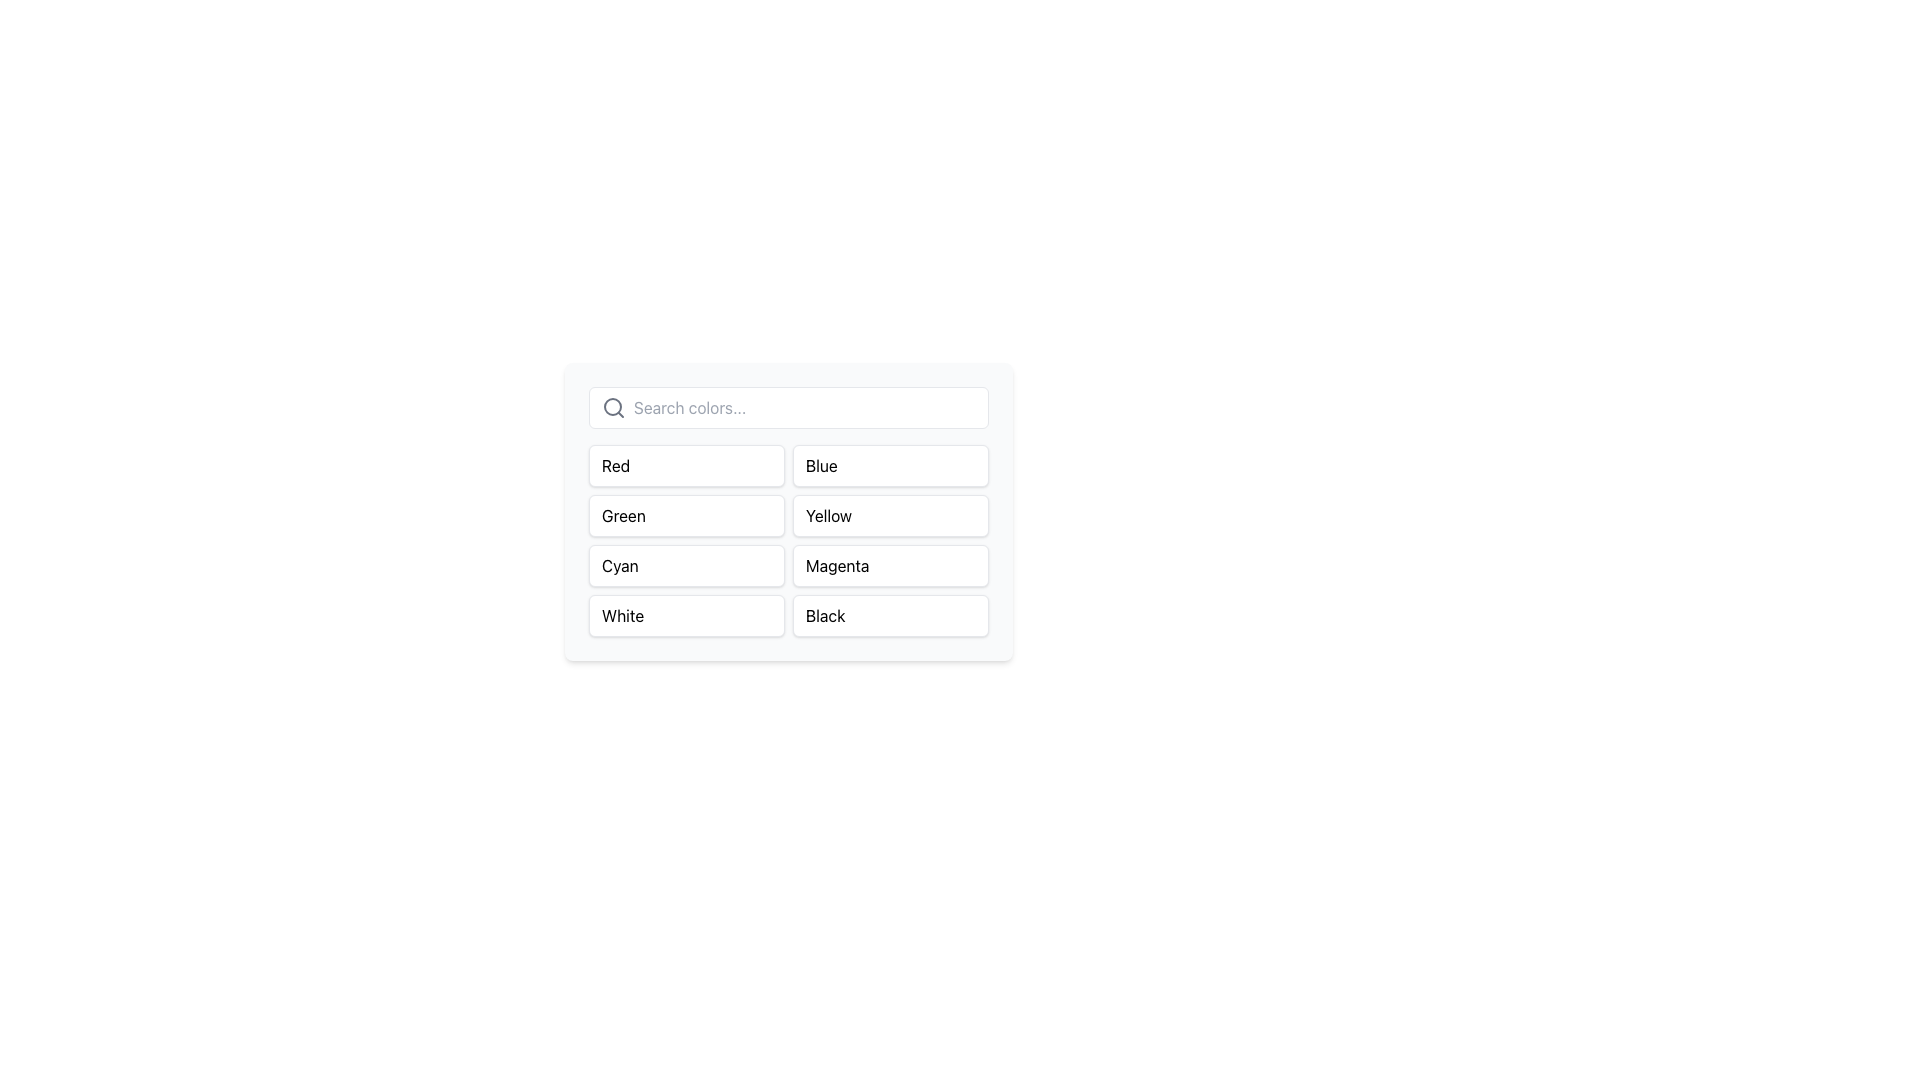 The width and height of the screenshot is (1920, 1080). I want to click on the 'Magenta' button, which is a rectangular element with a white background and black text, so click(890, 566).